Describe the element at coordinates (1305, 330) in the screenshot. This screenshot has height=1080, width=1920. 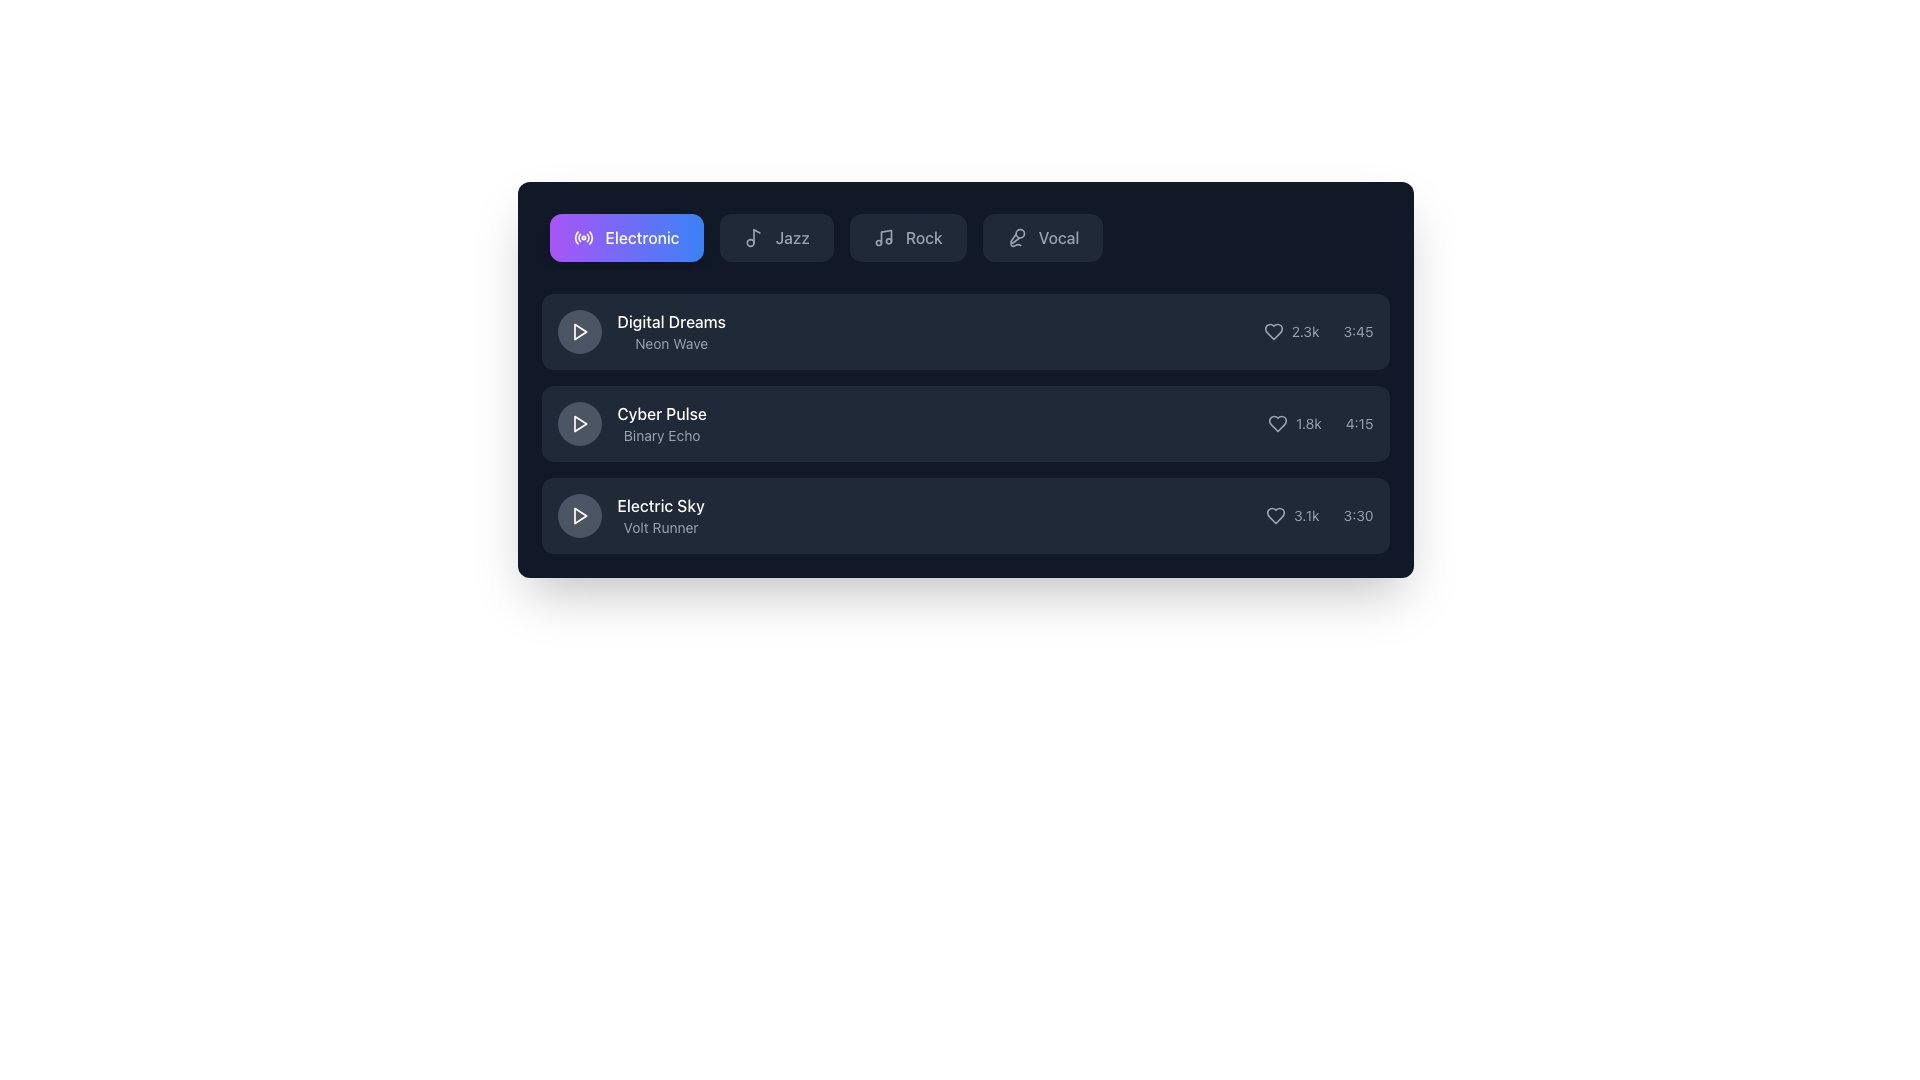
I see `the Text label displaying the count of likes or favorites, located to the right of the heart icon in the first item of the list on the dark background` at that location.